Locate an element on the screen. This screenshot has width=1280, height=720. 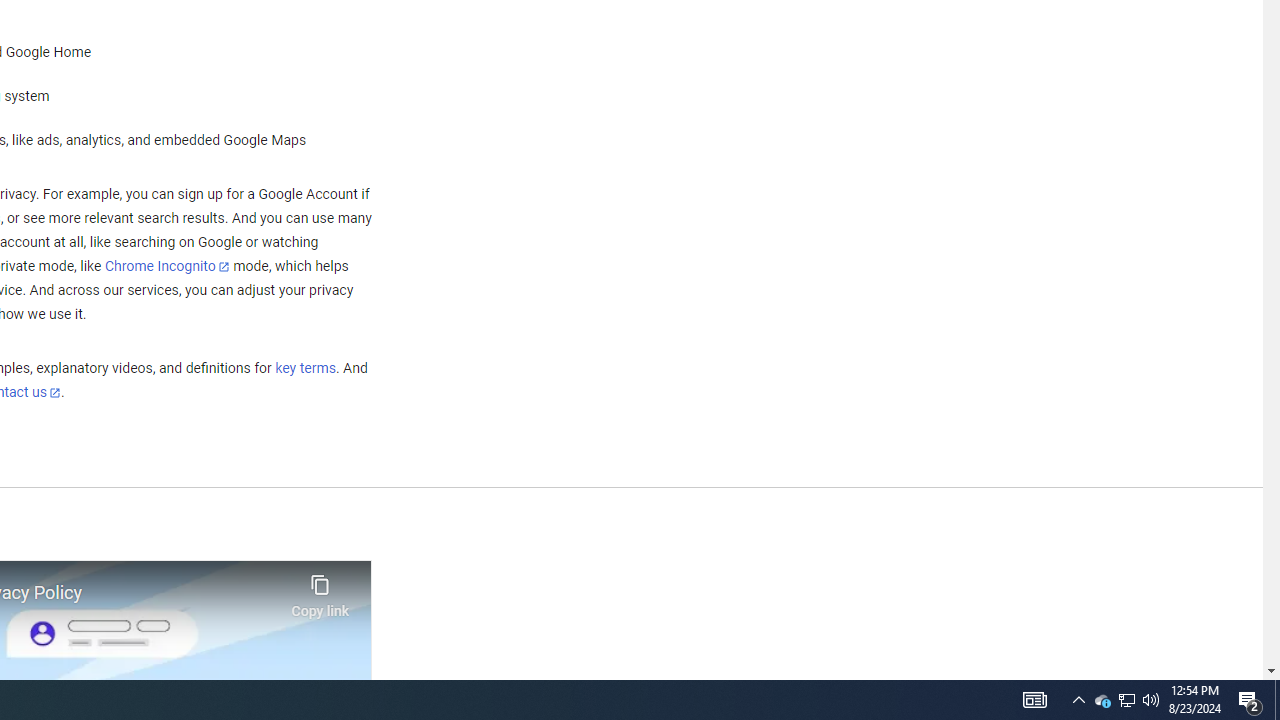
'Chrome Incognito' is located at coordinates (167, 265).